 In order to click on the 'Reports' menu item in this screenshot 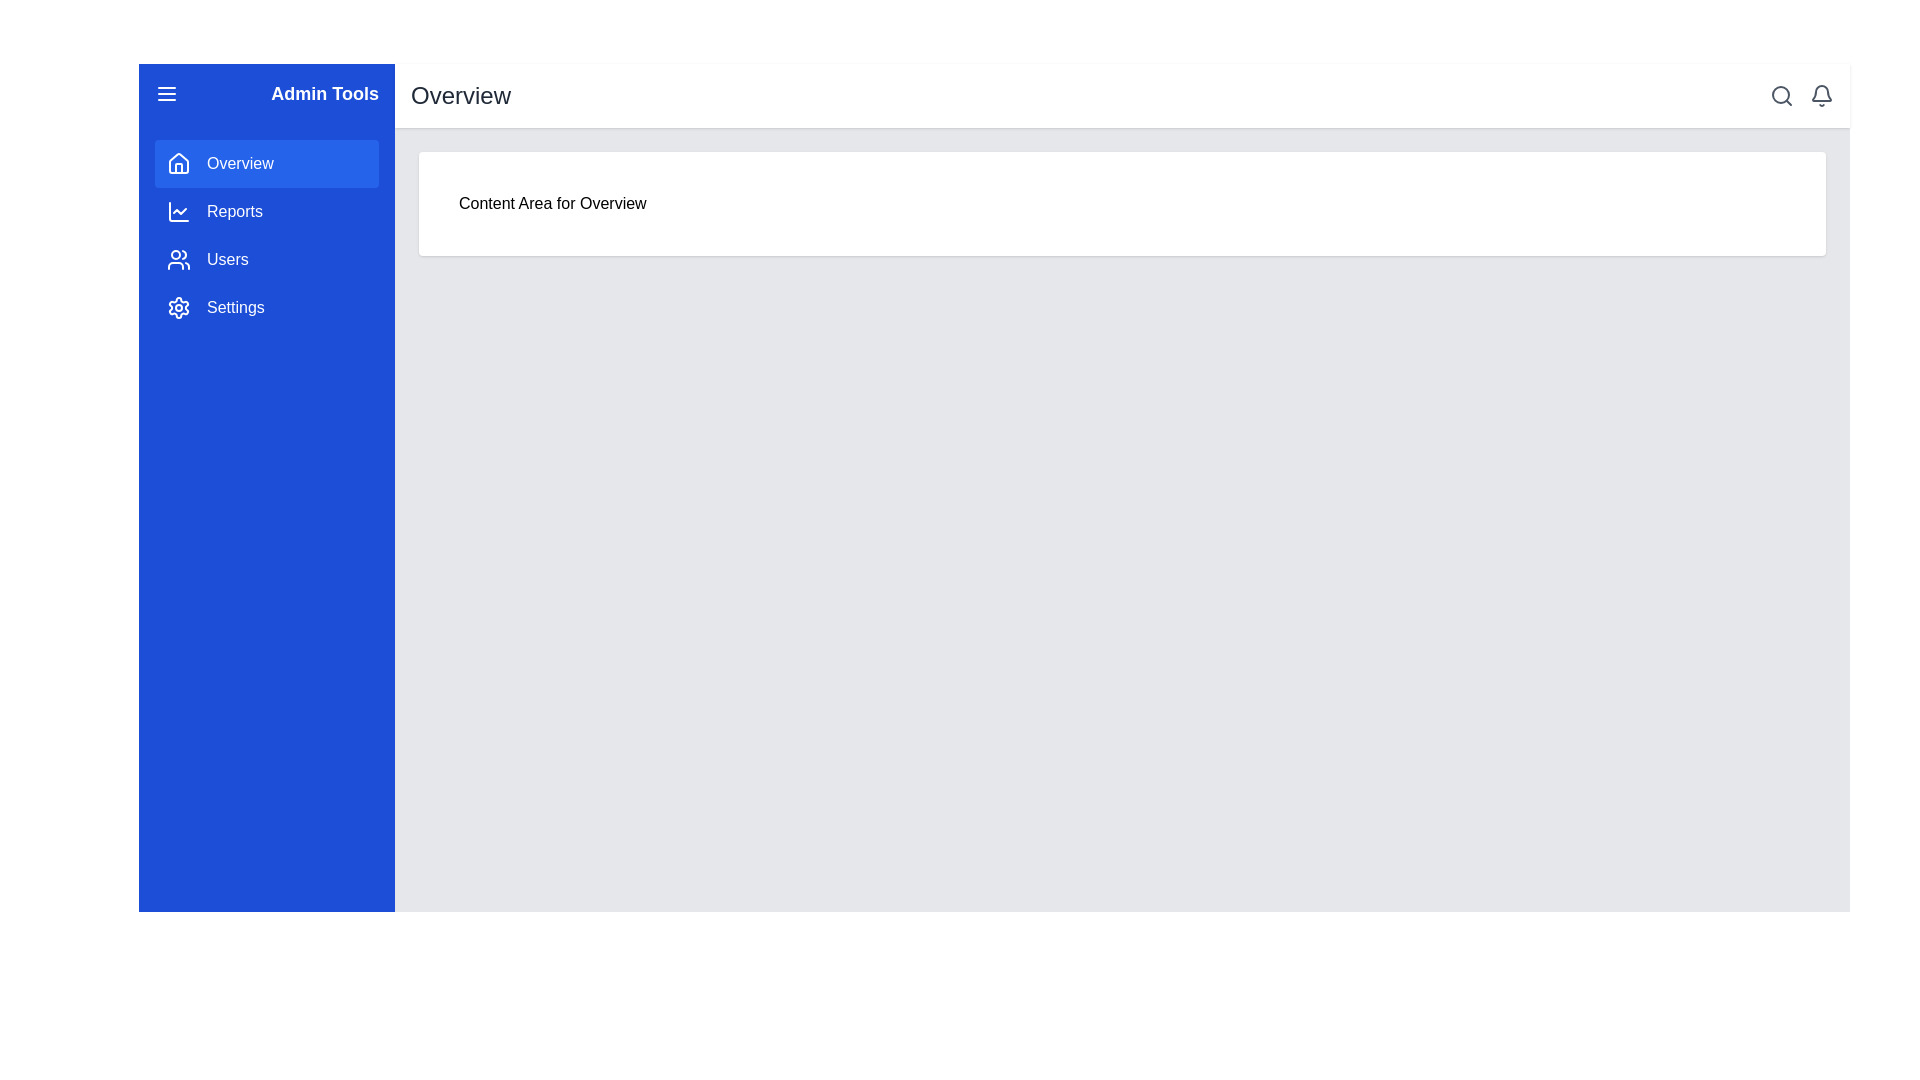, I will do `click(235, 212)`.